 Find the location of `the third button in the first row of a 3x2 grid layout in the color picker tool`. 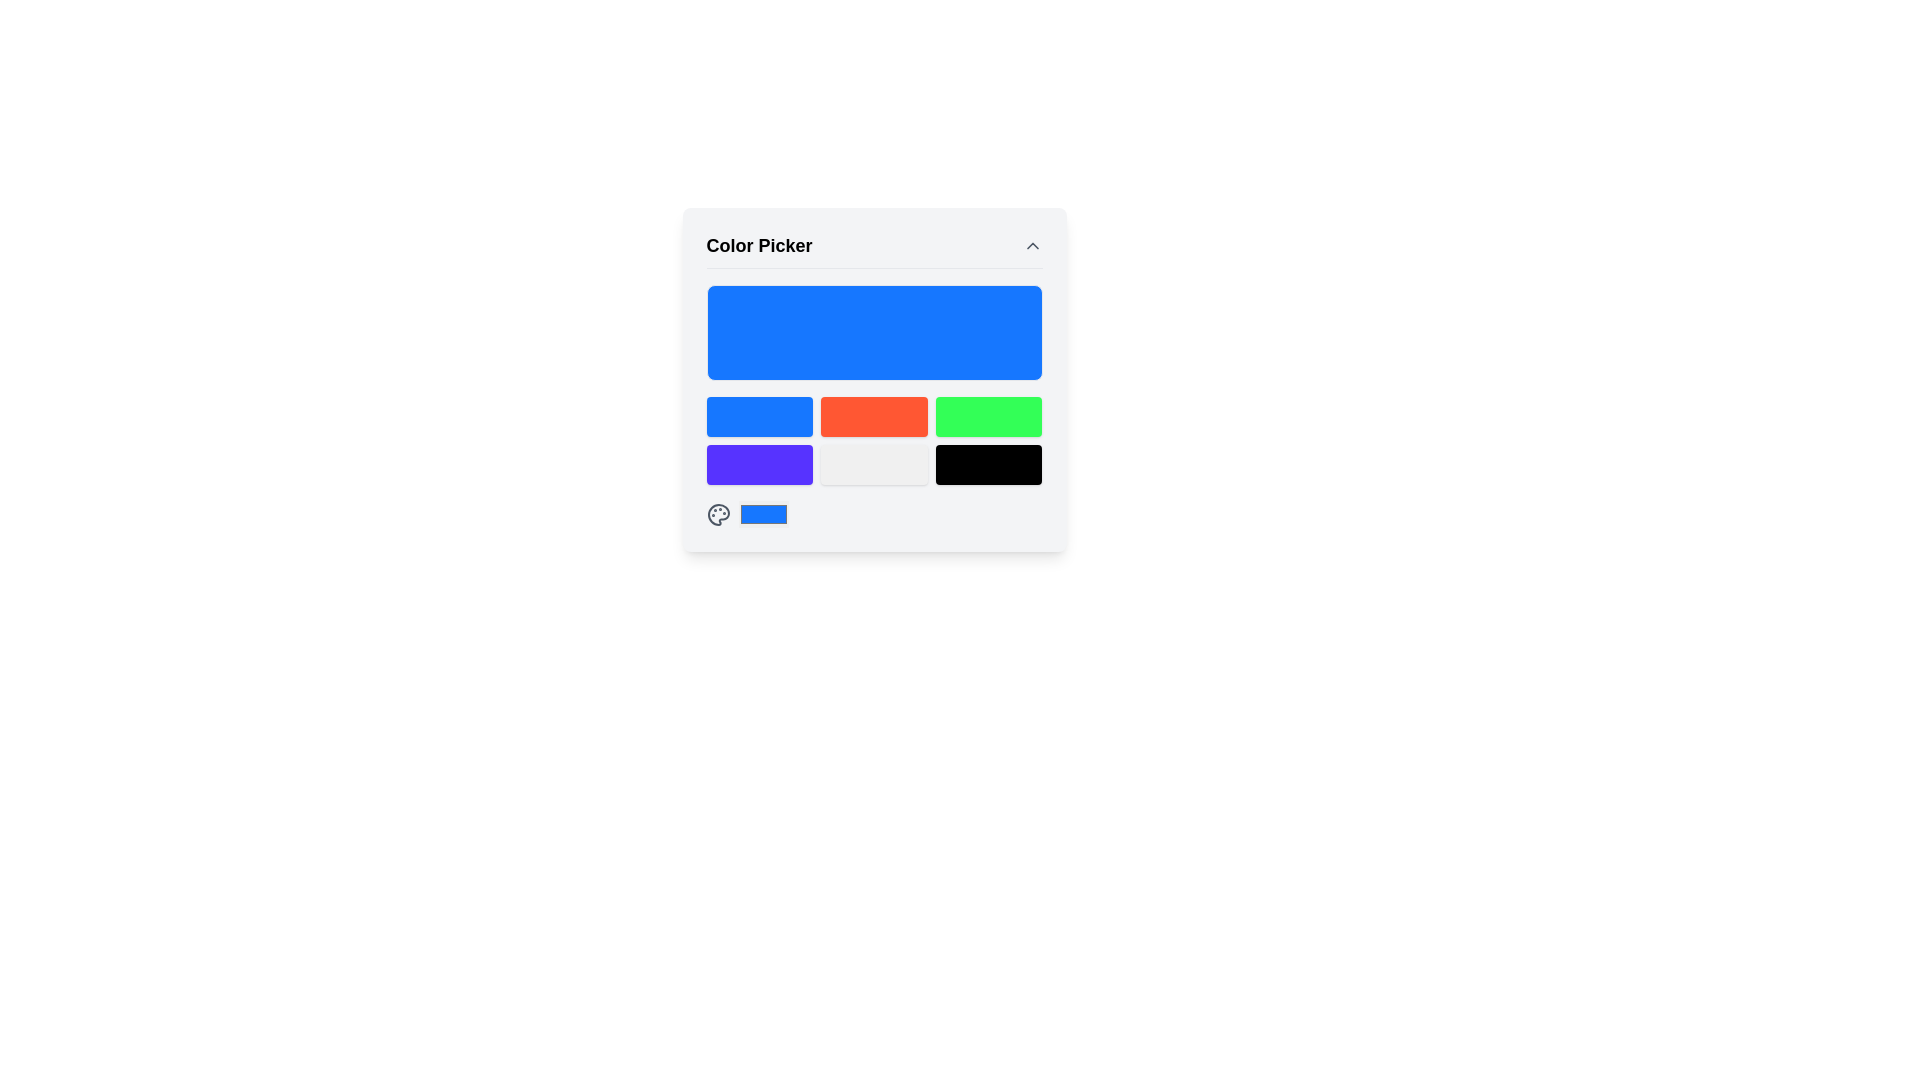

the third button in the first row of a 3x2 grid layout in the color picker tool is located at coordinates (989, 415).